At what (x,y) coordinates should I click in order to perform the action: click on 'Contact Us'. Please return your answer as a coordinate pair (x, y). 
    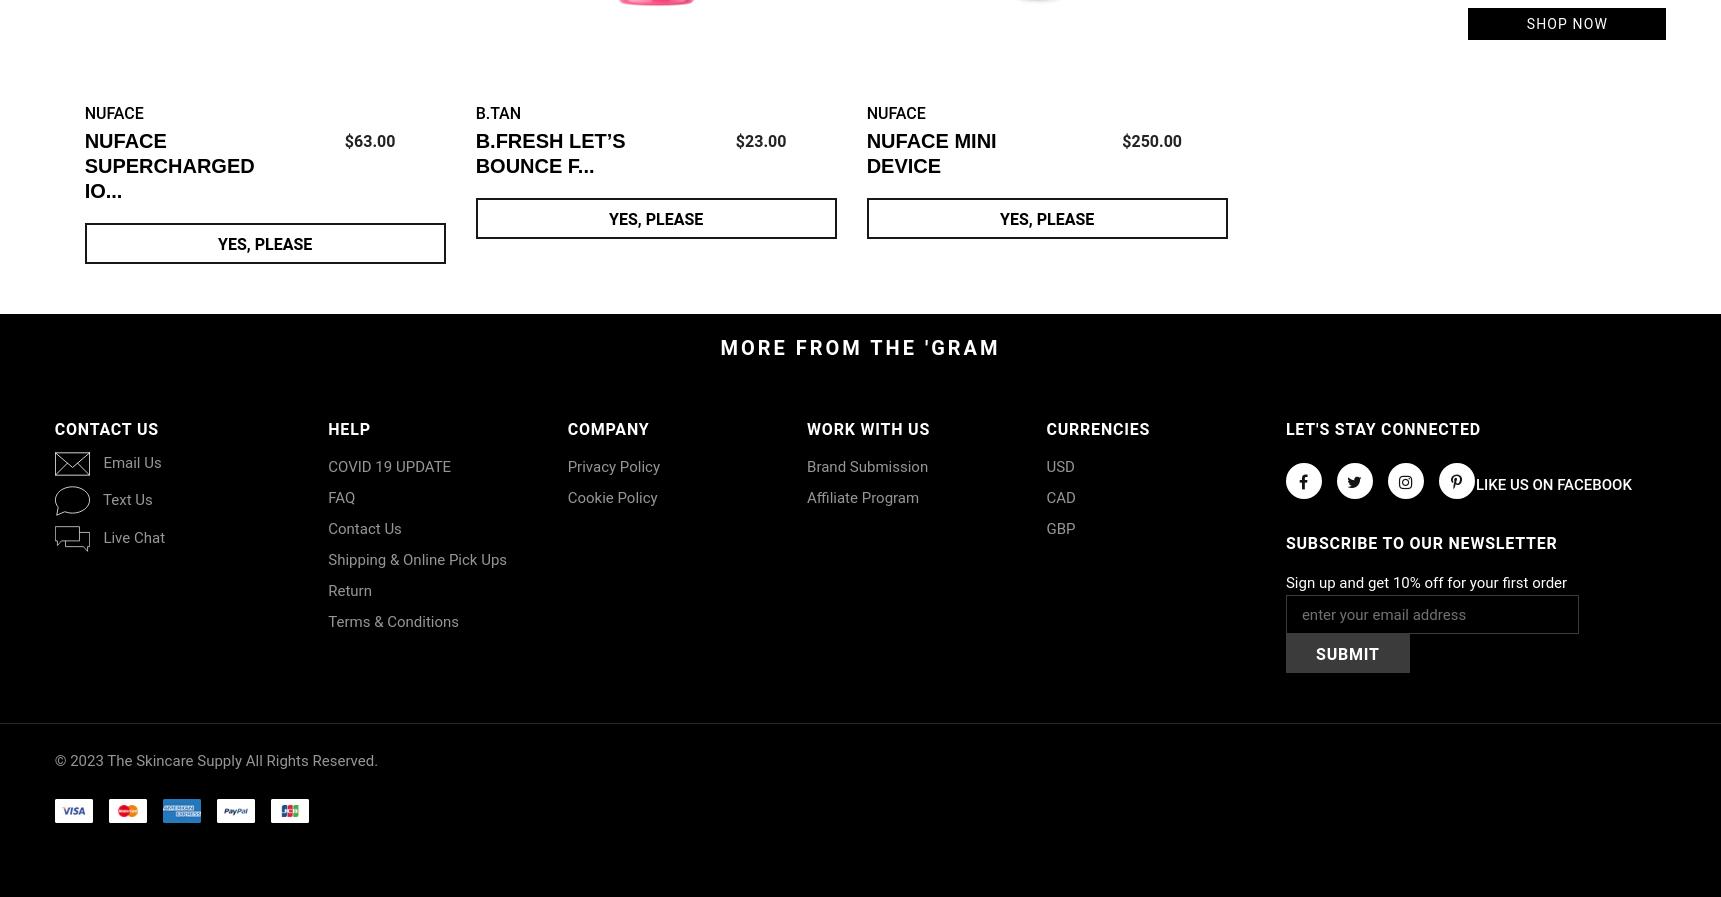
    Looking at the image, I should click on (364, 528).